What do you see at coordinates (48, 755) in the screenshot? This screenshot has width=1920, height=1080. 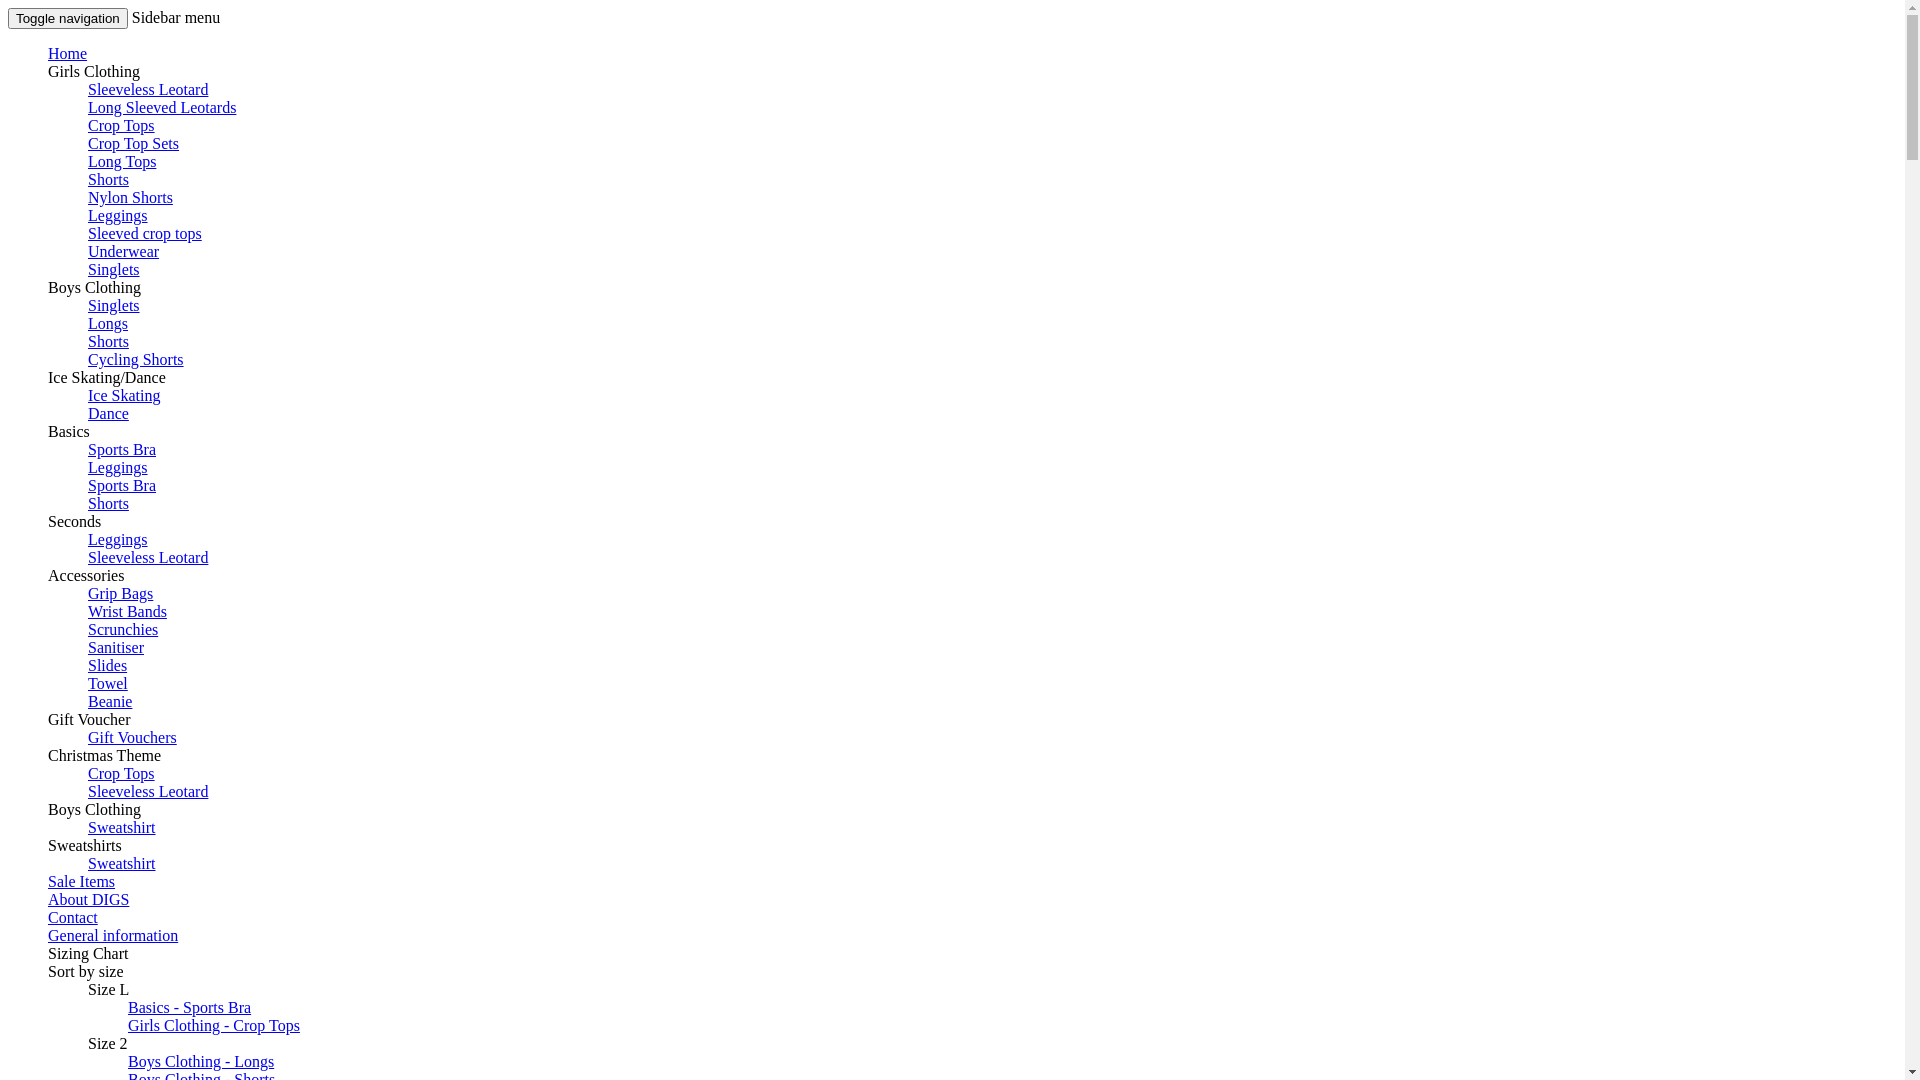 I see `'Christmas Theme'` at bounding box center [48, 755].